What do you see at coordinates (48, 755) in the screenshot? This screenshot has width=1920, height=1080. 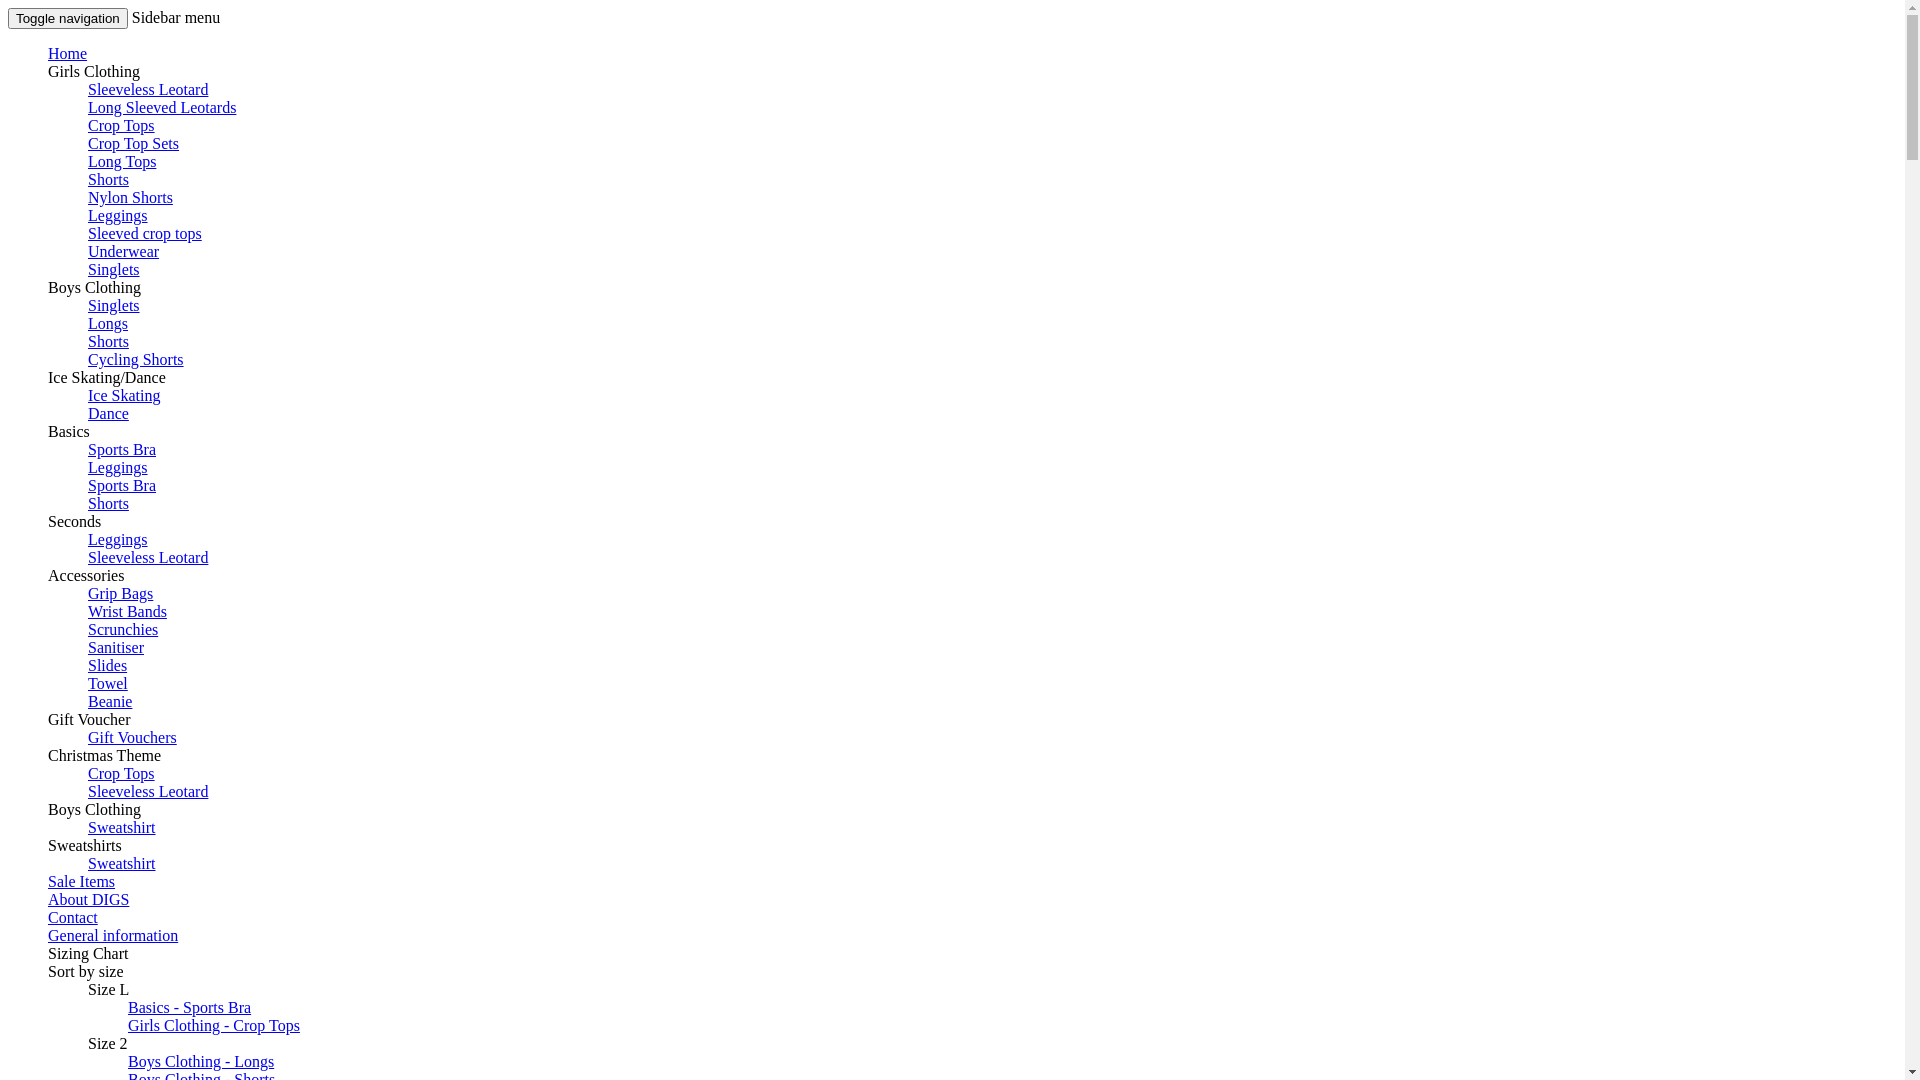 I see `'Christmas Theme'` at bounding box center [48, 755].